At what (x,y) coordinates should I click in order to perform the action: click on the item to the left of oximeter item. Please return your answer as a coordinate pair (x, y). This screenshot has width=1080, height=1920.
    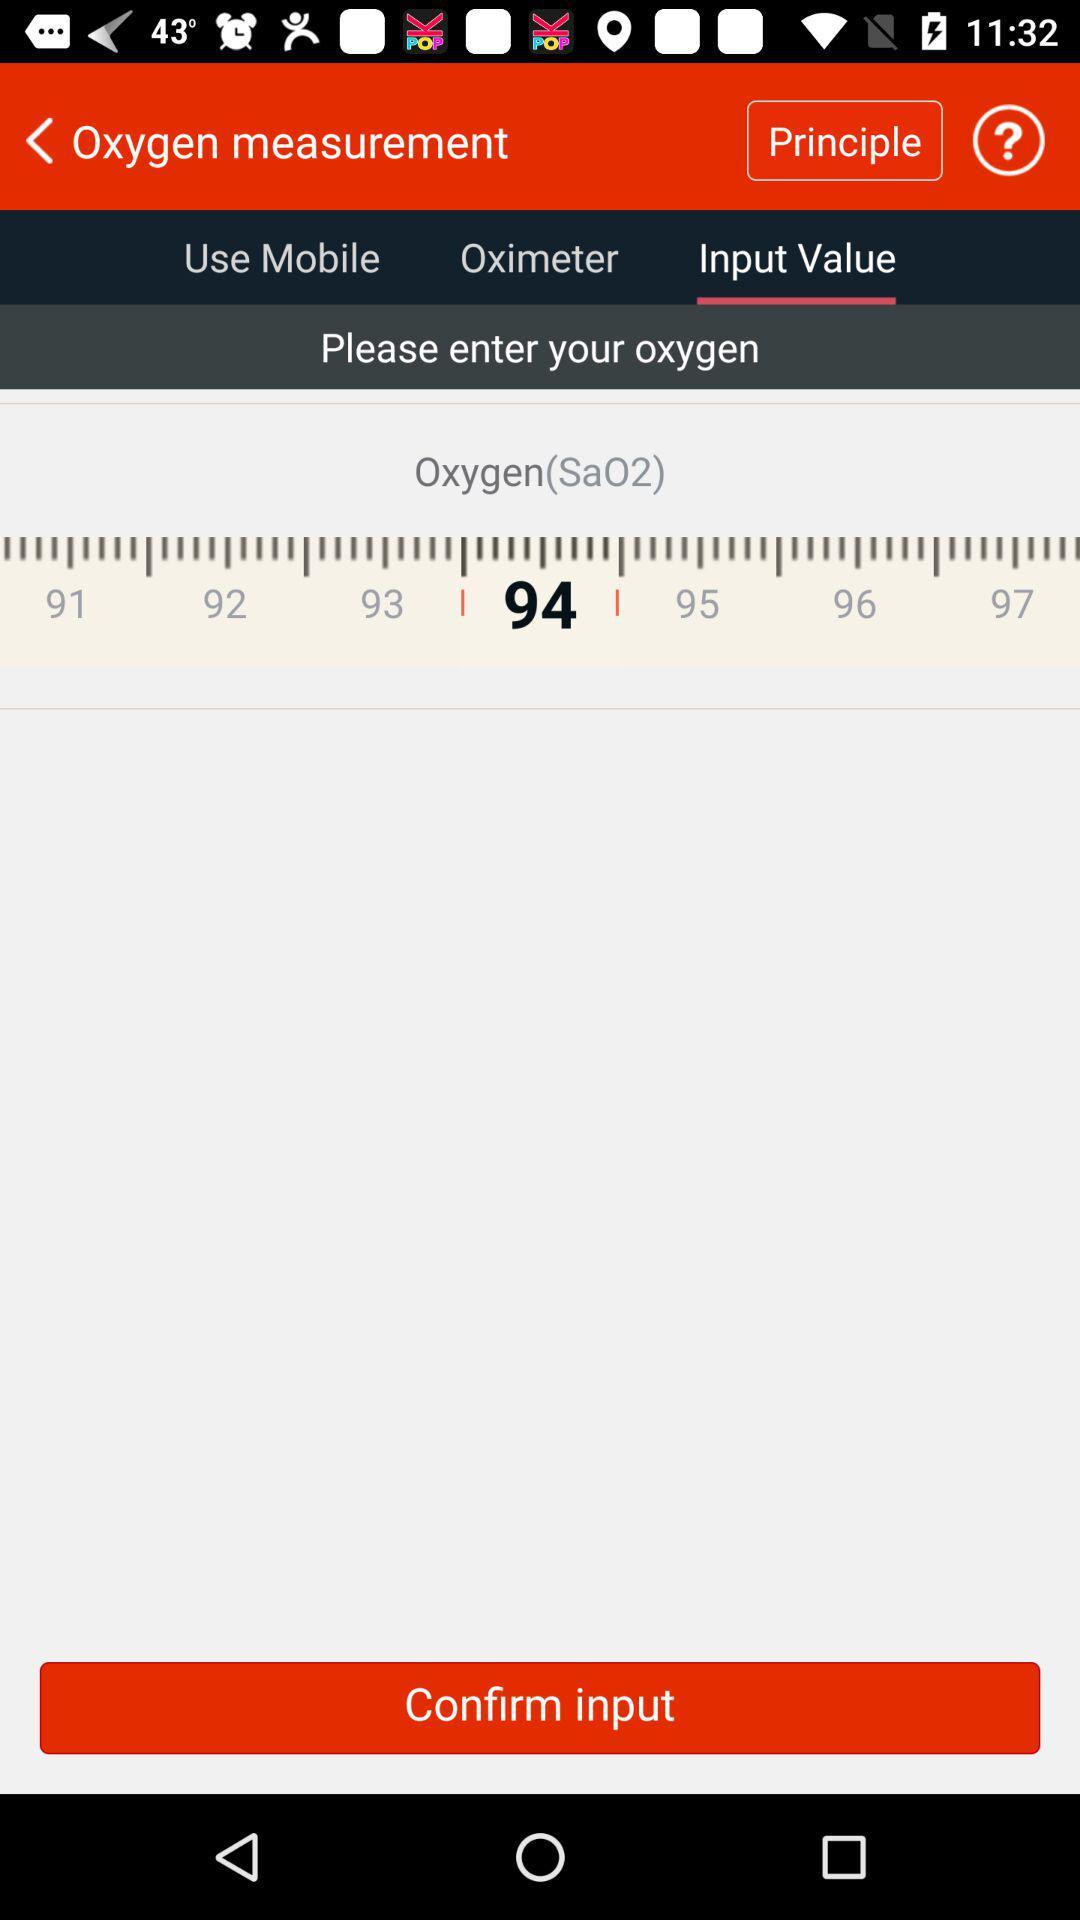
    Looking at the image, I should click on (281, 256).